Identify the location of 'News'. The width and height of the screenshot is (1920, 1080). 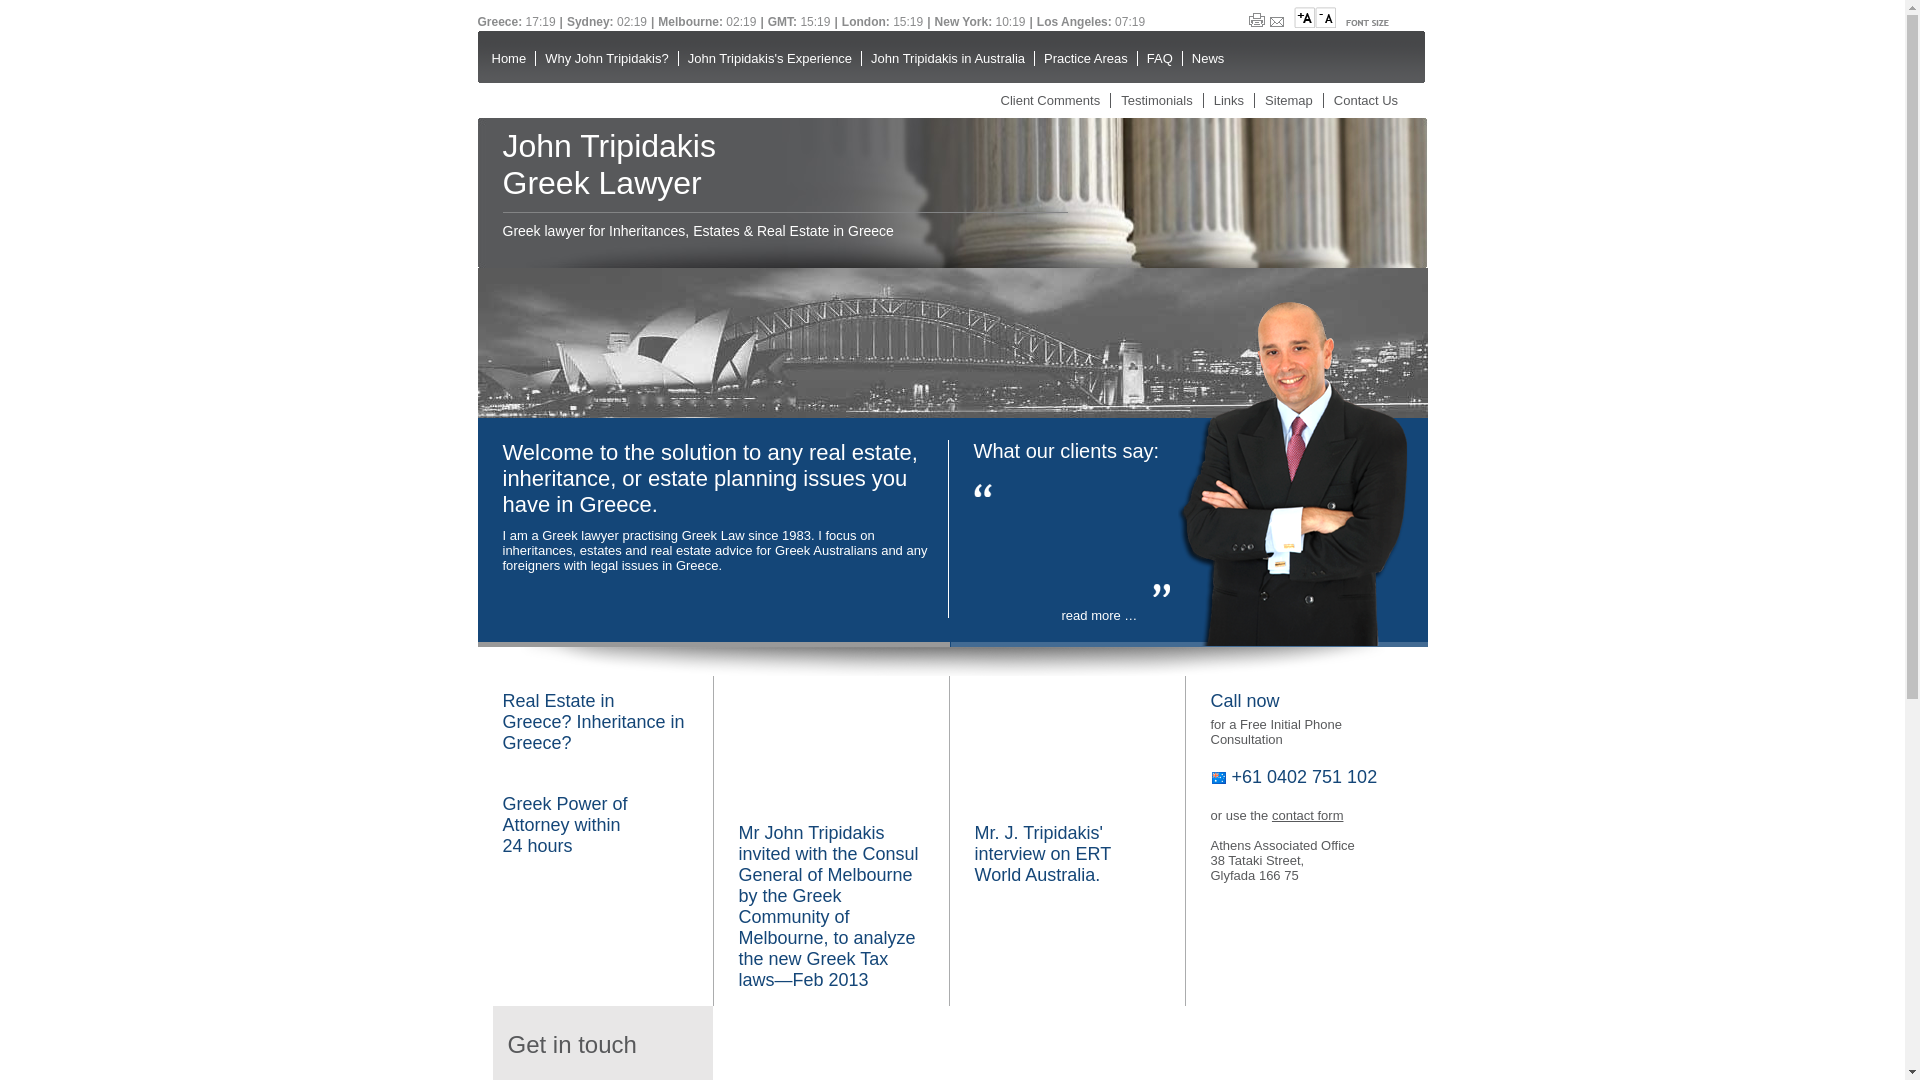
(1181, 57).